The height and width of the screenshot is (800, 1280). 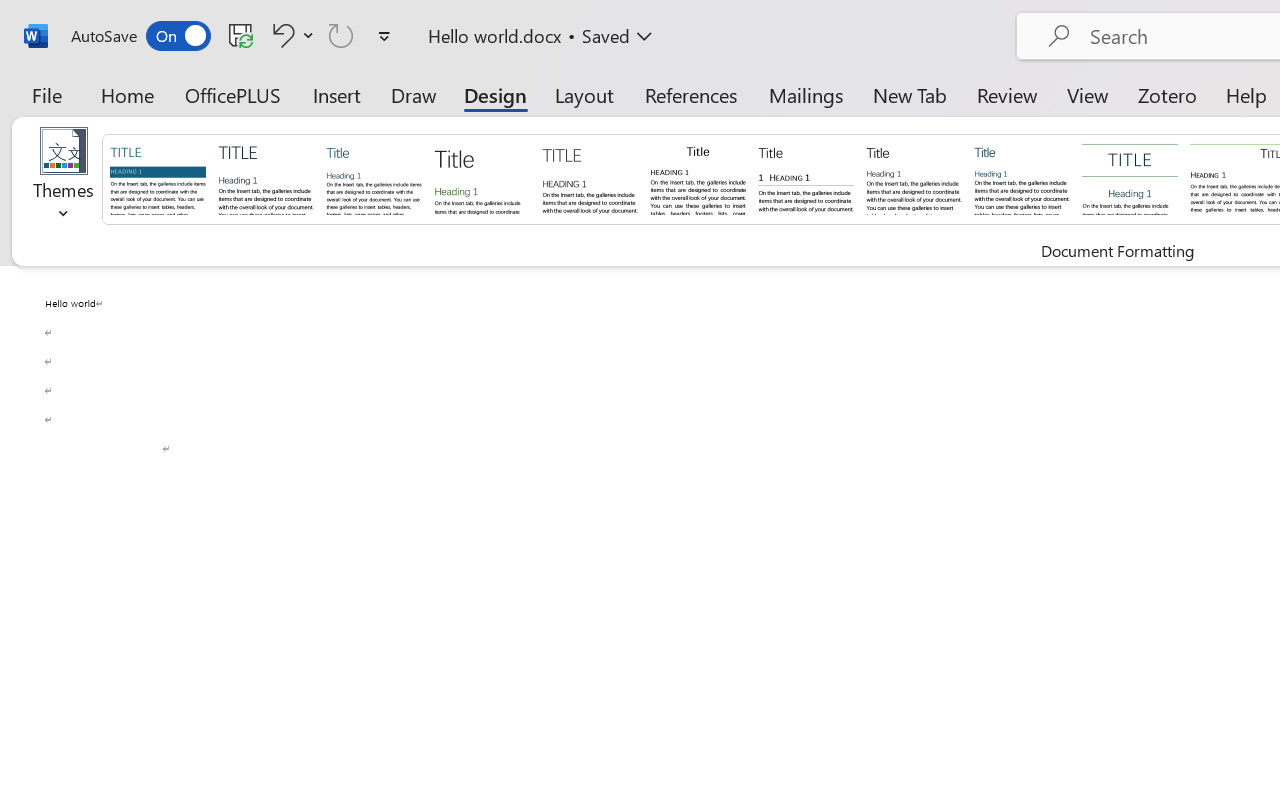 What do you see at coordinates (384, 35) in the screenshot?
I see `'Customize Quick Access Toolbar'` at bounding box center [384, 35].